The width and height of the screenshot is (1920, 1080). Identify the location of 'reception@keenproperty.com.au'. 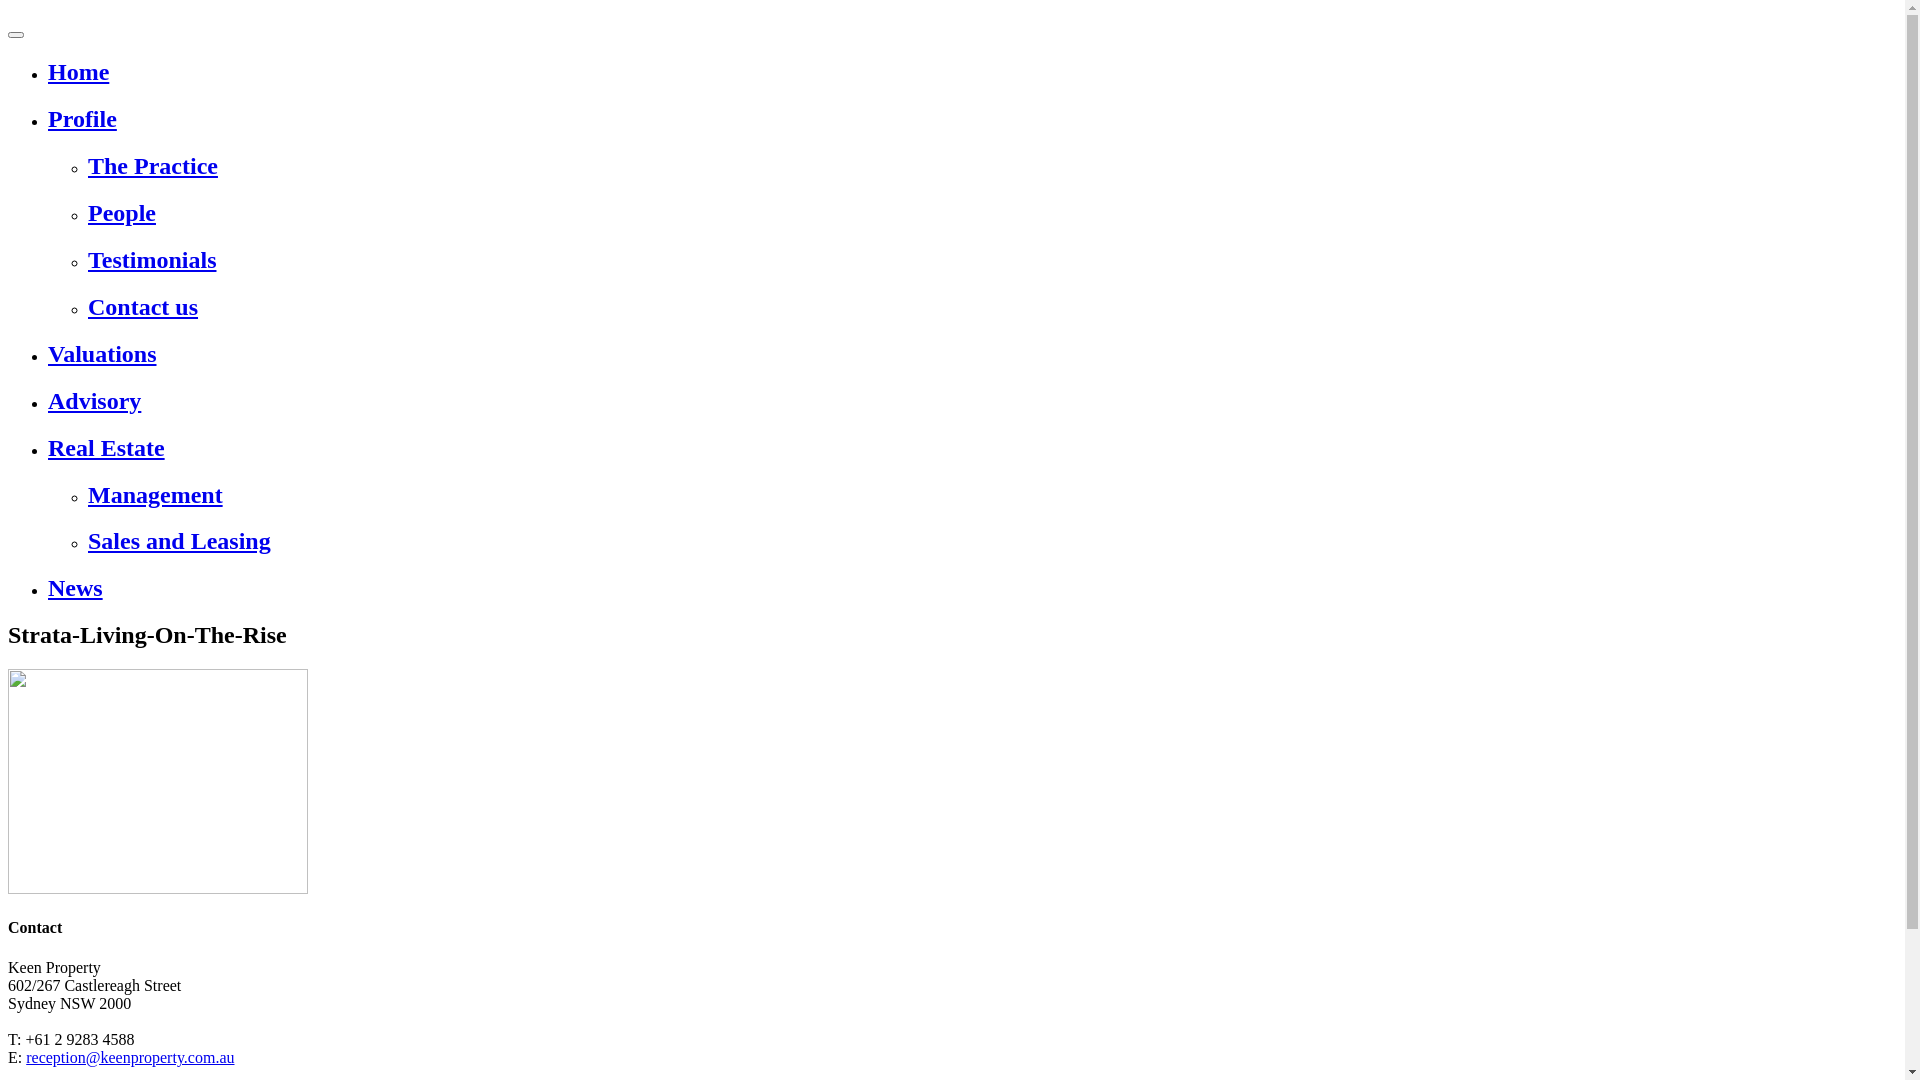
(25, 1056).